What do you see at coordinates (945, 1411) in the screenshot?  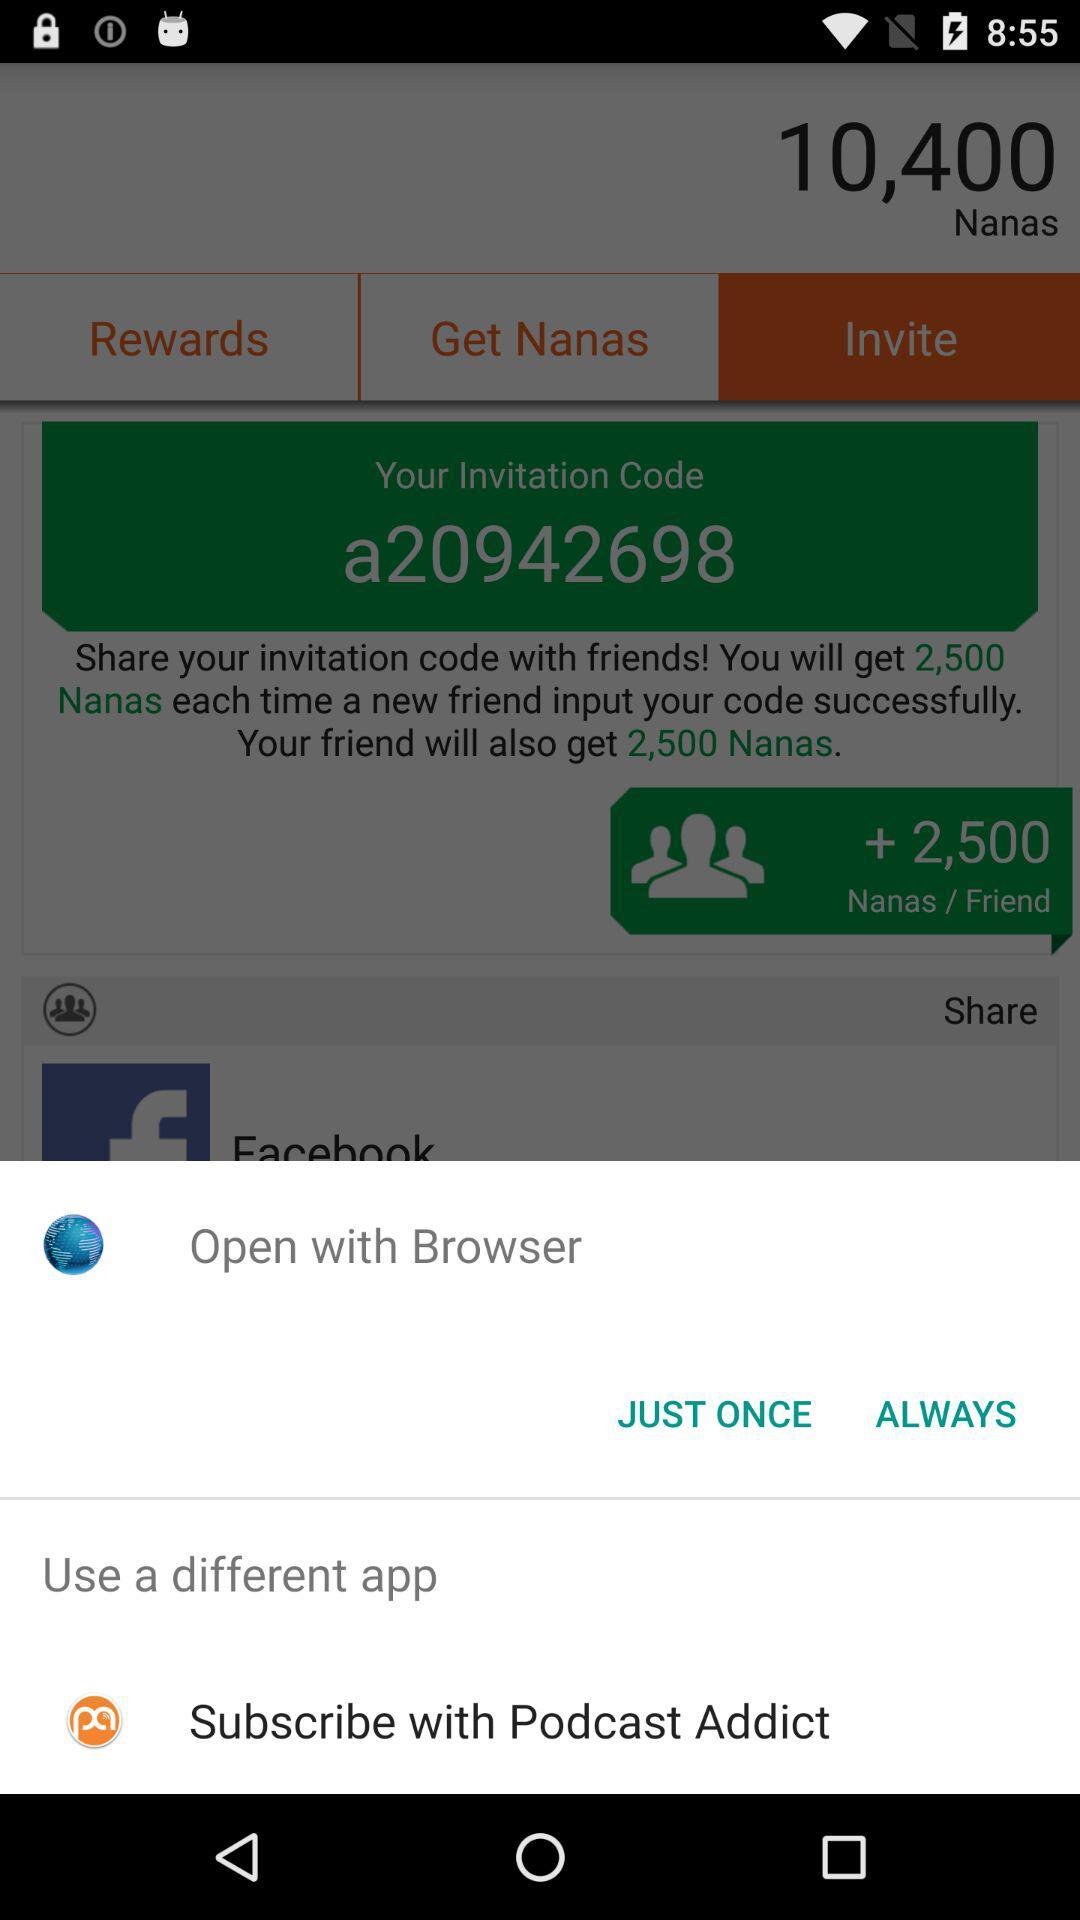 I see `item at the bottom right corner` at bounding box center [945, 1411].